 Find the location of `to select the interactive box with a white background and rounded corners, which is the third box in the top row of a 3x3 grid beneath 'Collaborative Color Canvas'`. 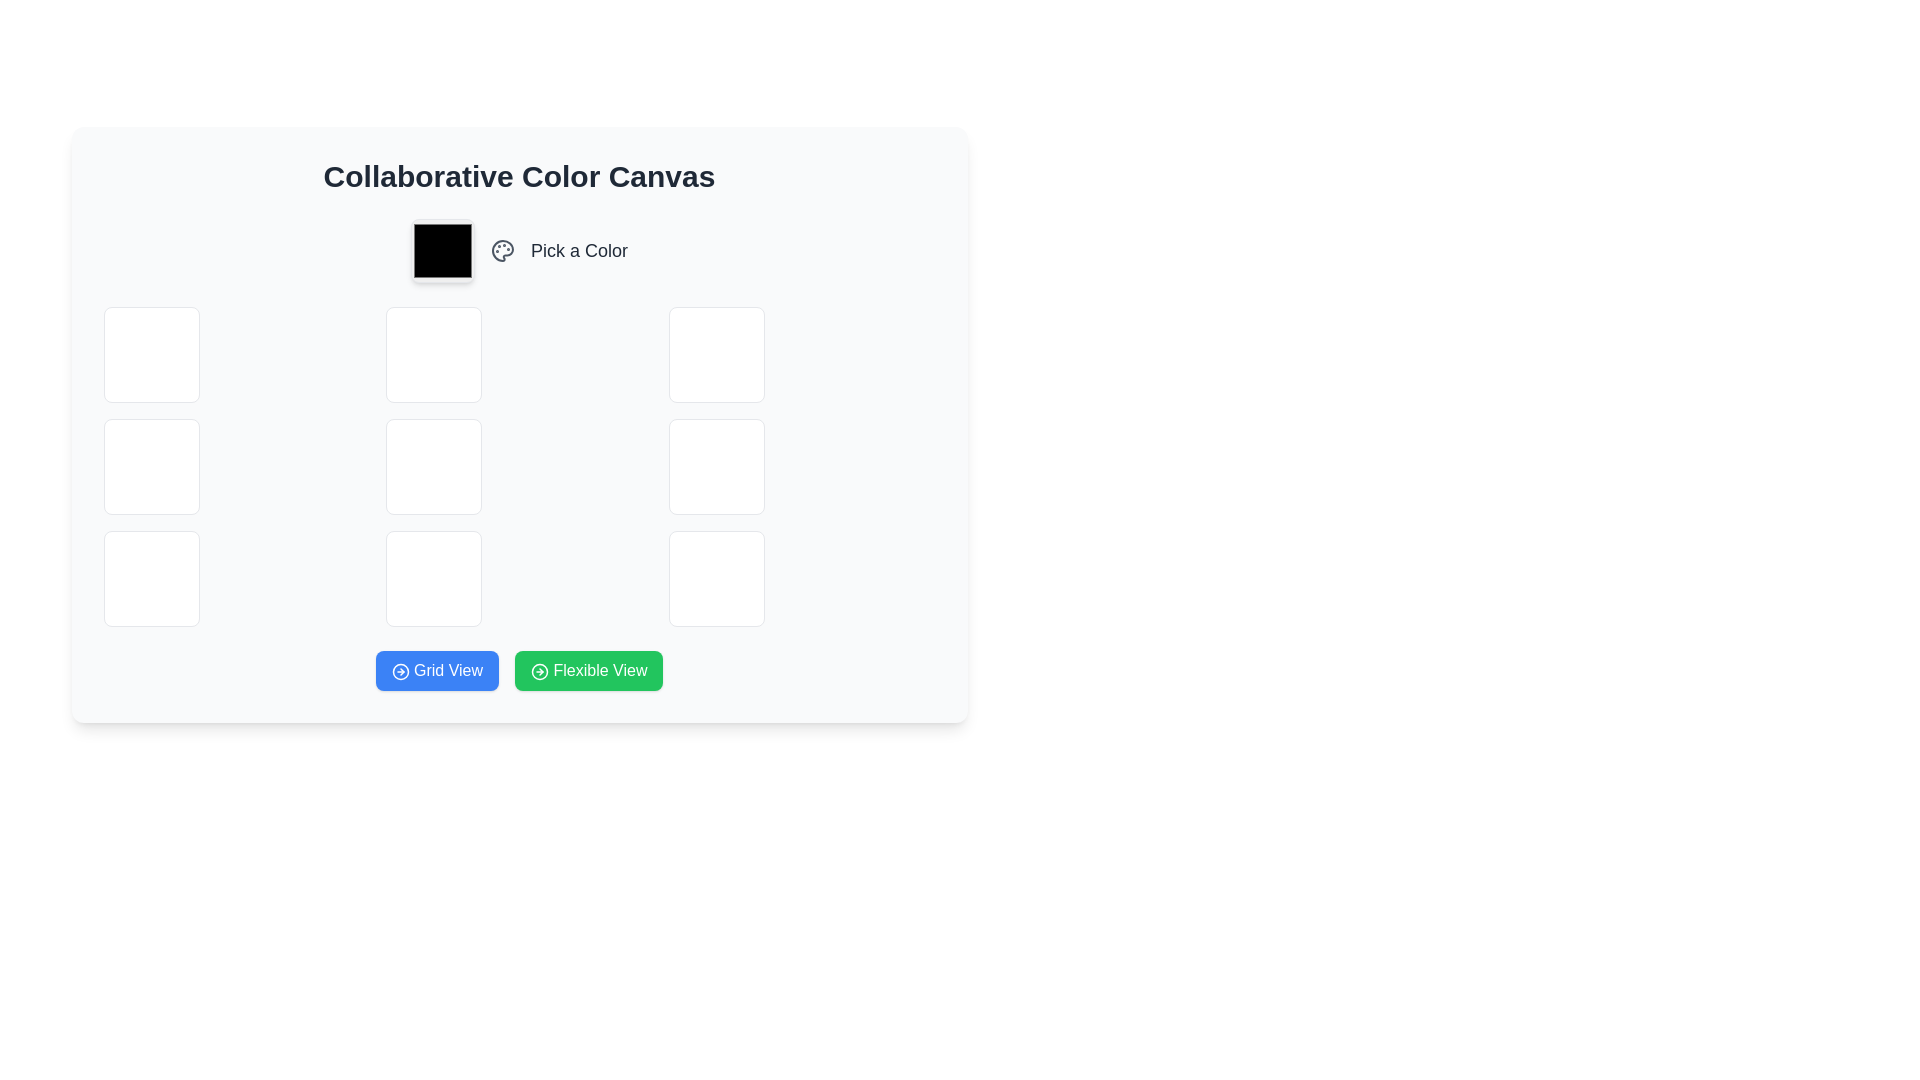

to select the interactive box with a white background and rounded corners, which is the third box in the top row of a 3x3 grid beneath 'Collaborative Color Canvas' is located at coordinates (716, 353).